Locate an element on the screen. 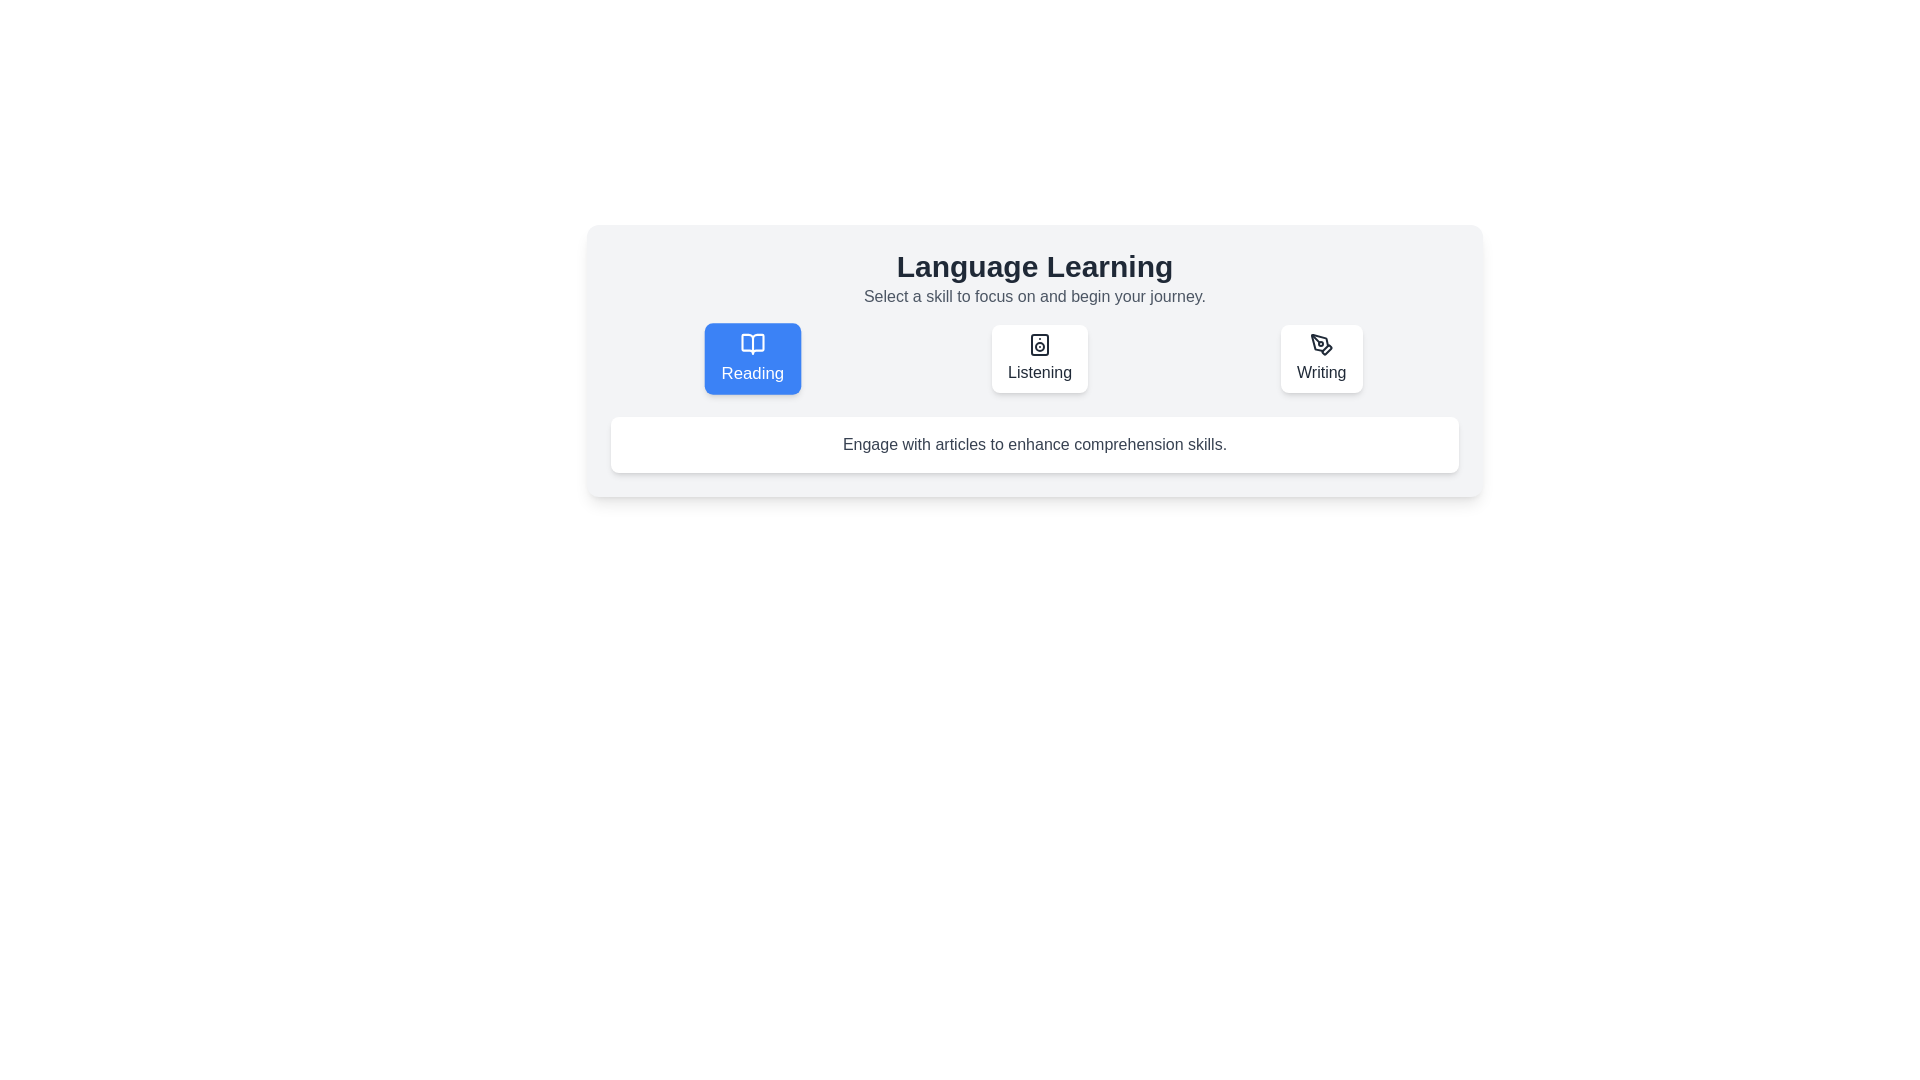 The height and width of the screenshot is (1080, 1920). the 'Listening' selection button located between 'Reading' and 'Writing' is located at coordinates (1035, 357).